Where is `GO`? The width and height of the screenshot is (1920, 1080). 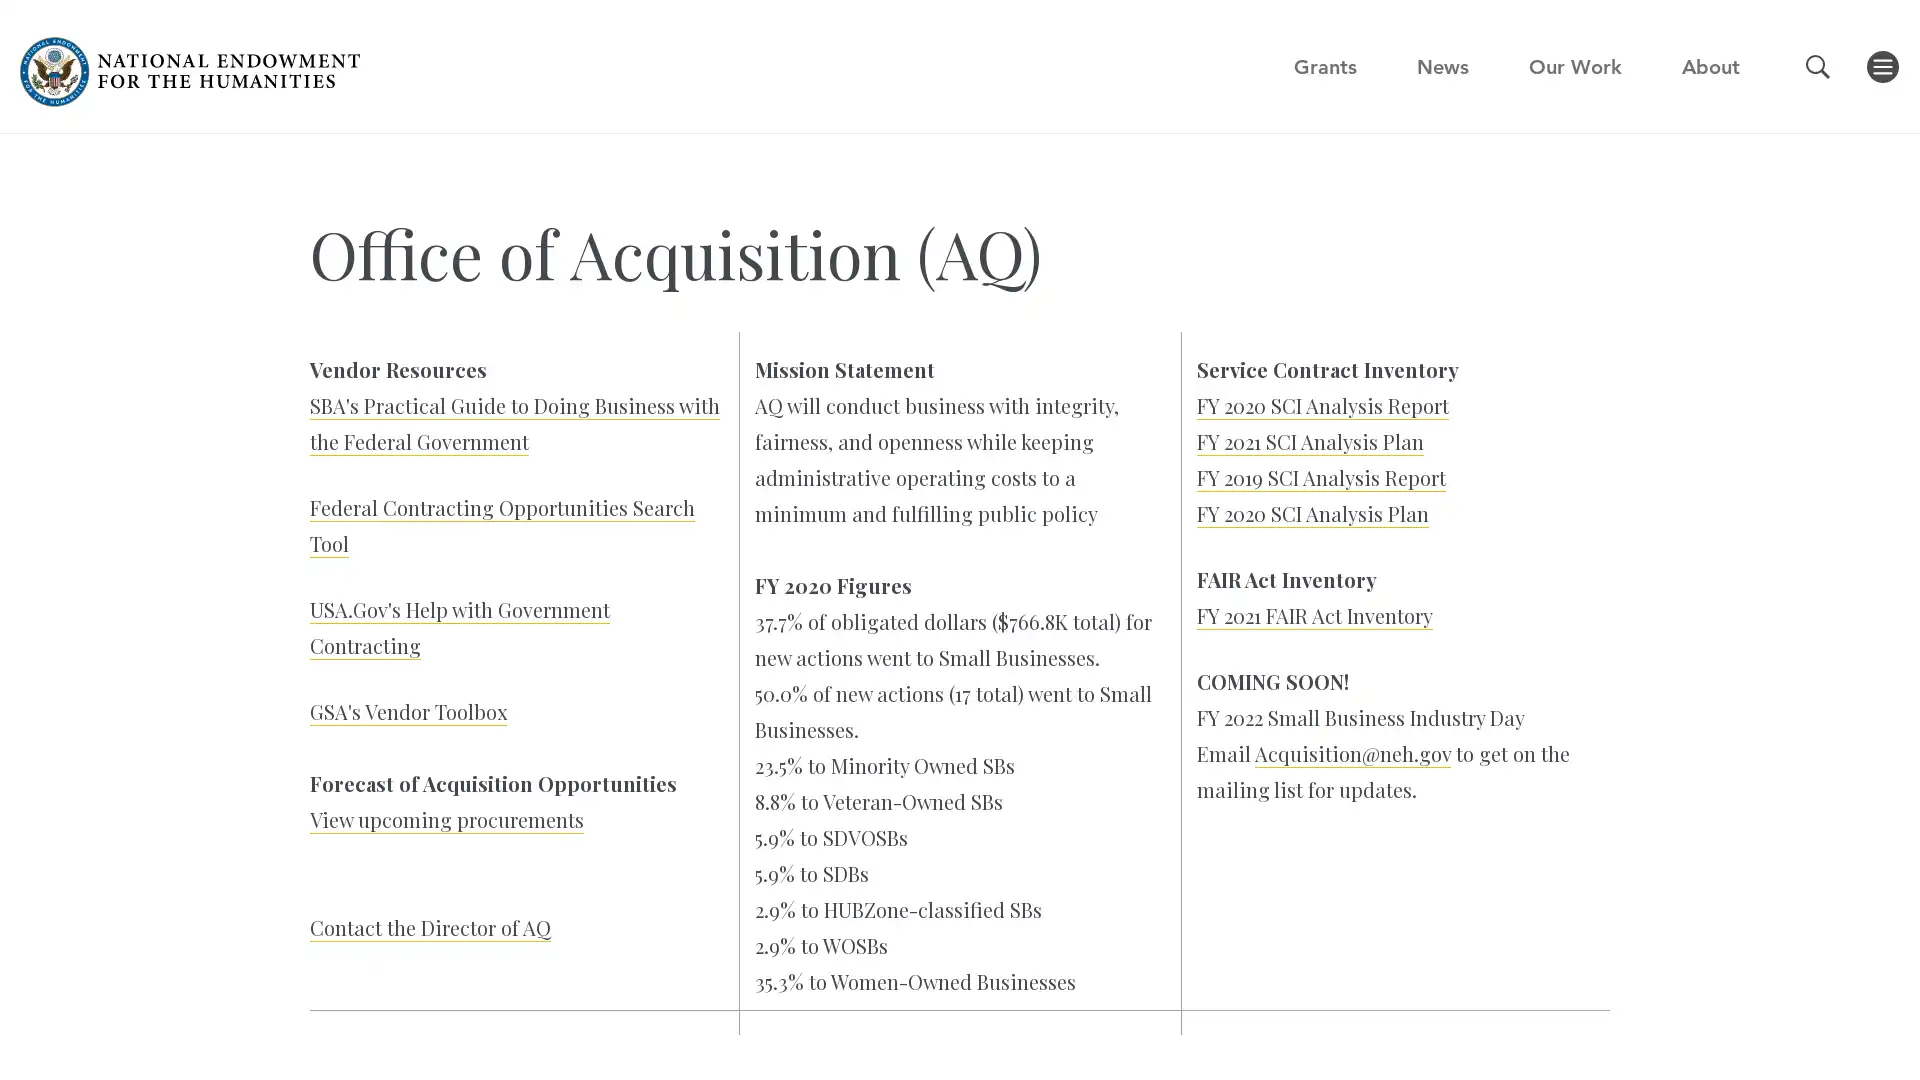 GO is located at coordinates (1316, 90).